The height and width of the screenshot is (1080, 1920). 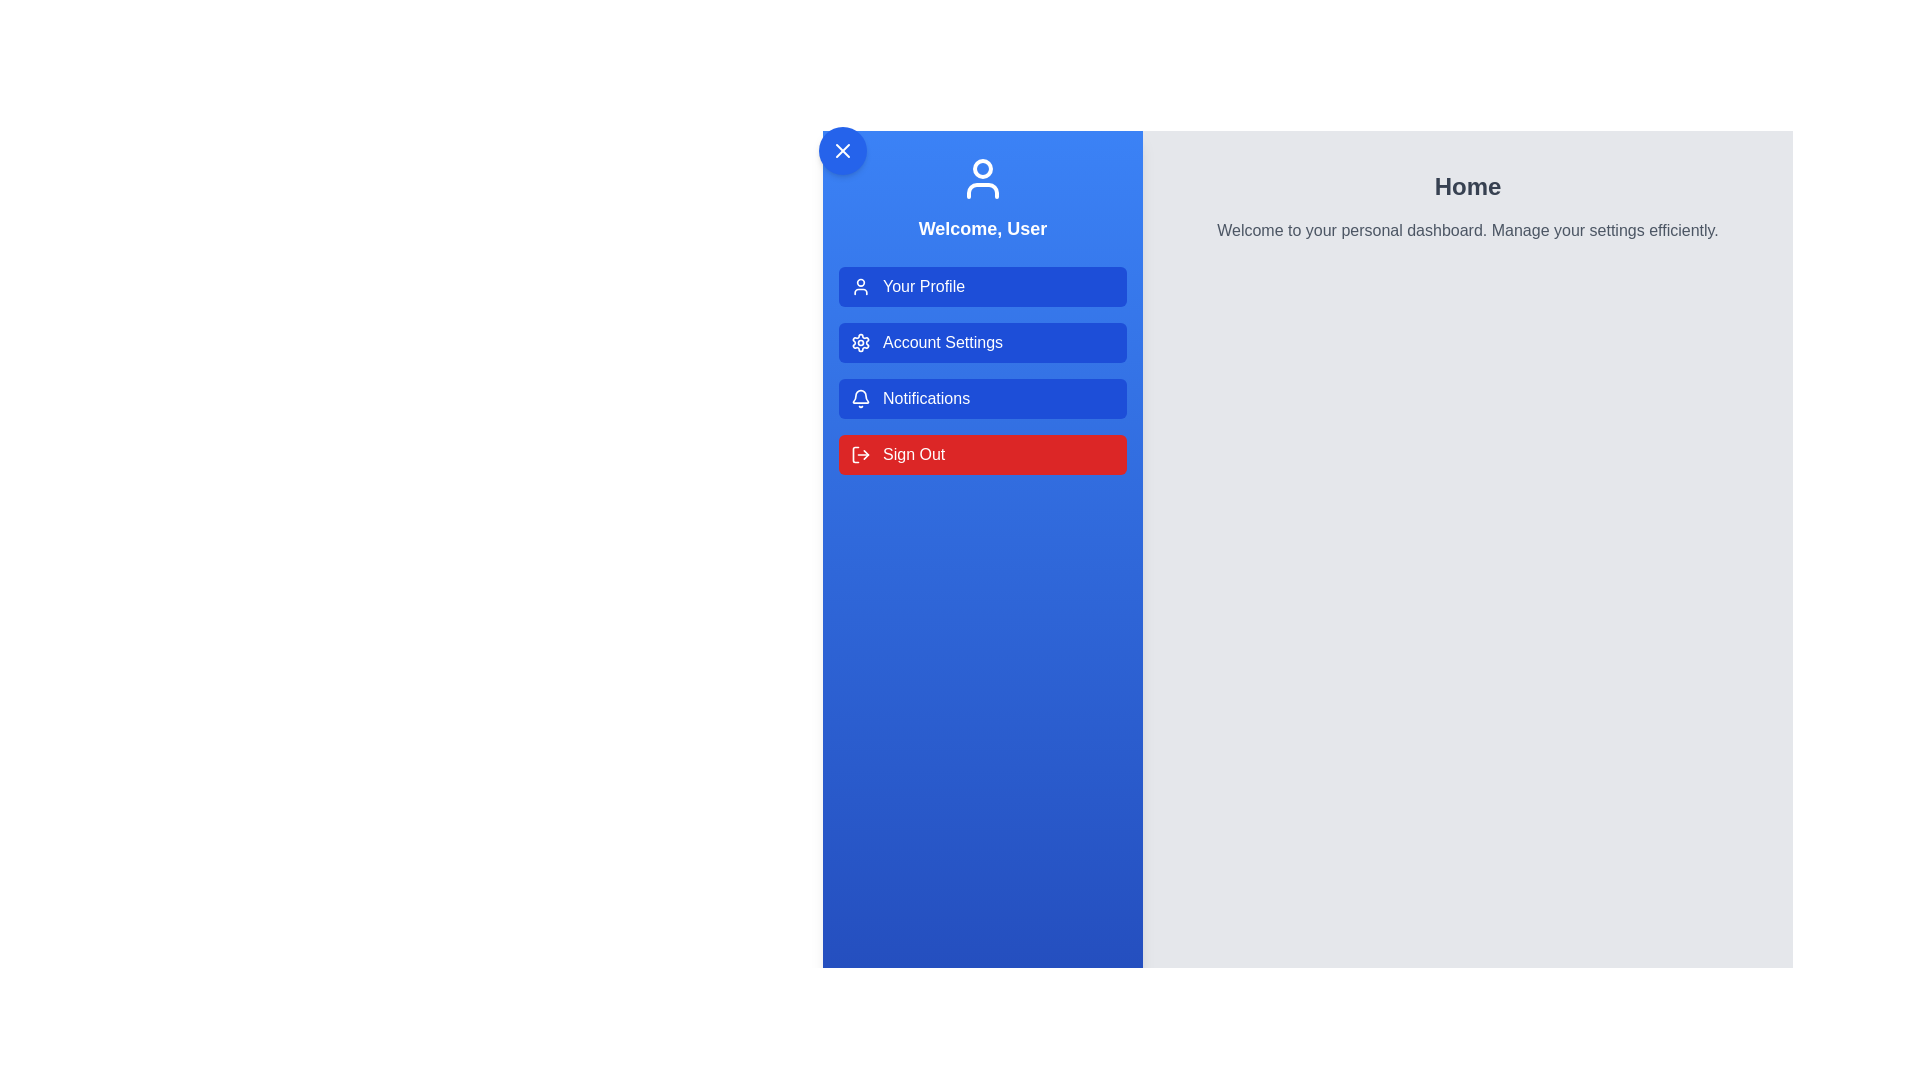 What do you see at coordinates (983, 398) in the screenshot?
I see `the menu option Notifications from the UserProfileDrawer` at bounding box center [983, 398].